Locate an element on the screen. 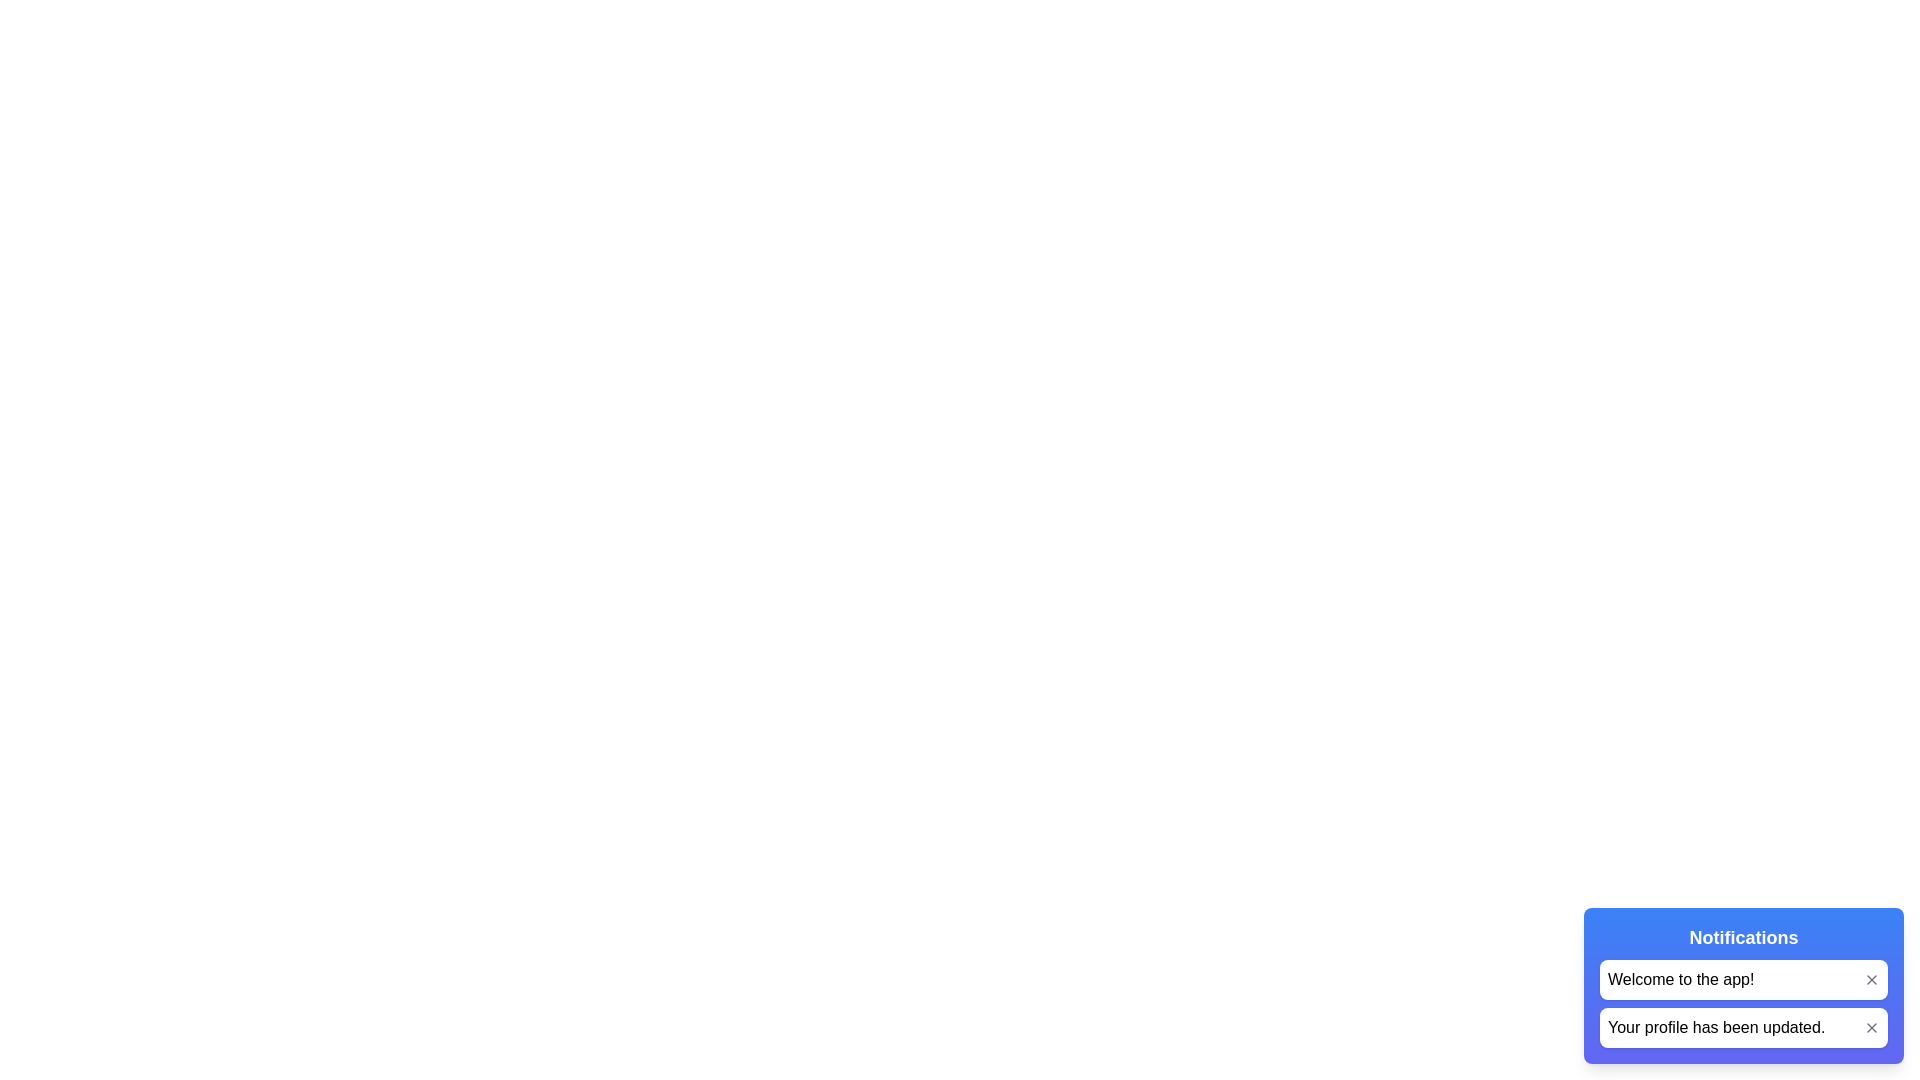  the static text label displaying 'Welcome to the app!' which is centered in a notification card at the bottom-right corner of the interface is located at coordinates (1680, 978).